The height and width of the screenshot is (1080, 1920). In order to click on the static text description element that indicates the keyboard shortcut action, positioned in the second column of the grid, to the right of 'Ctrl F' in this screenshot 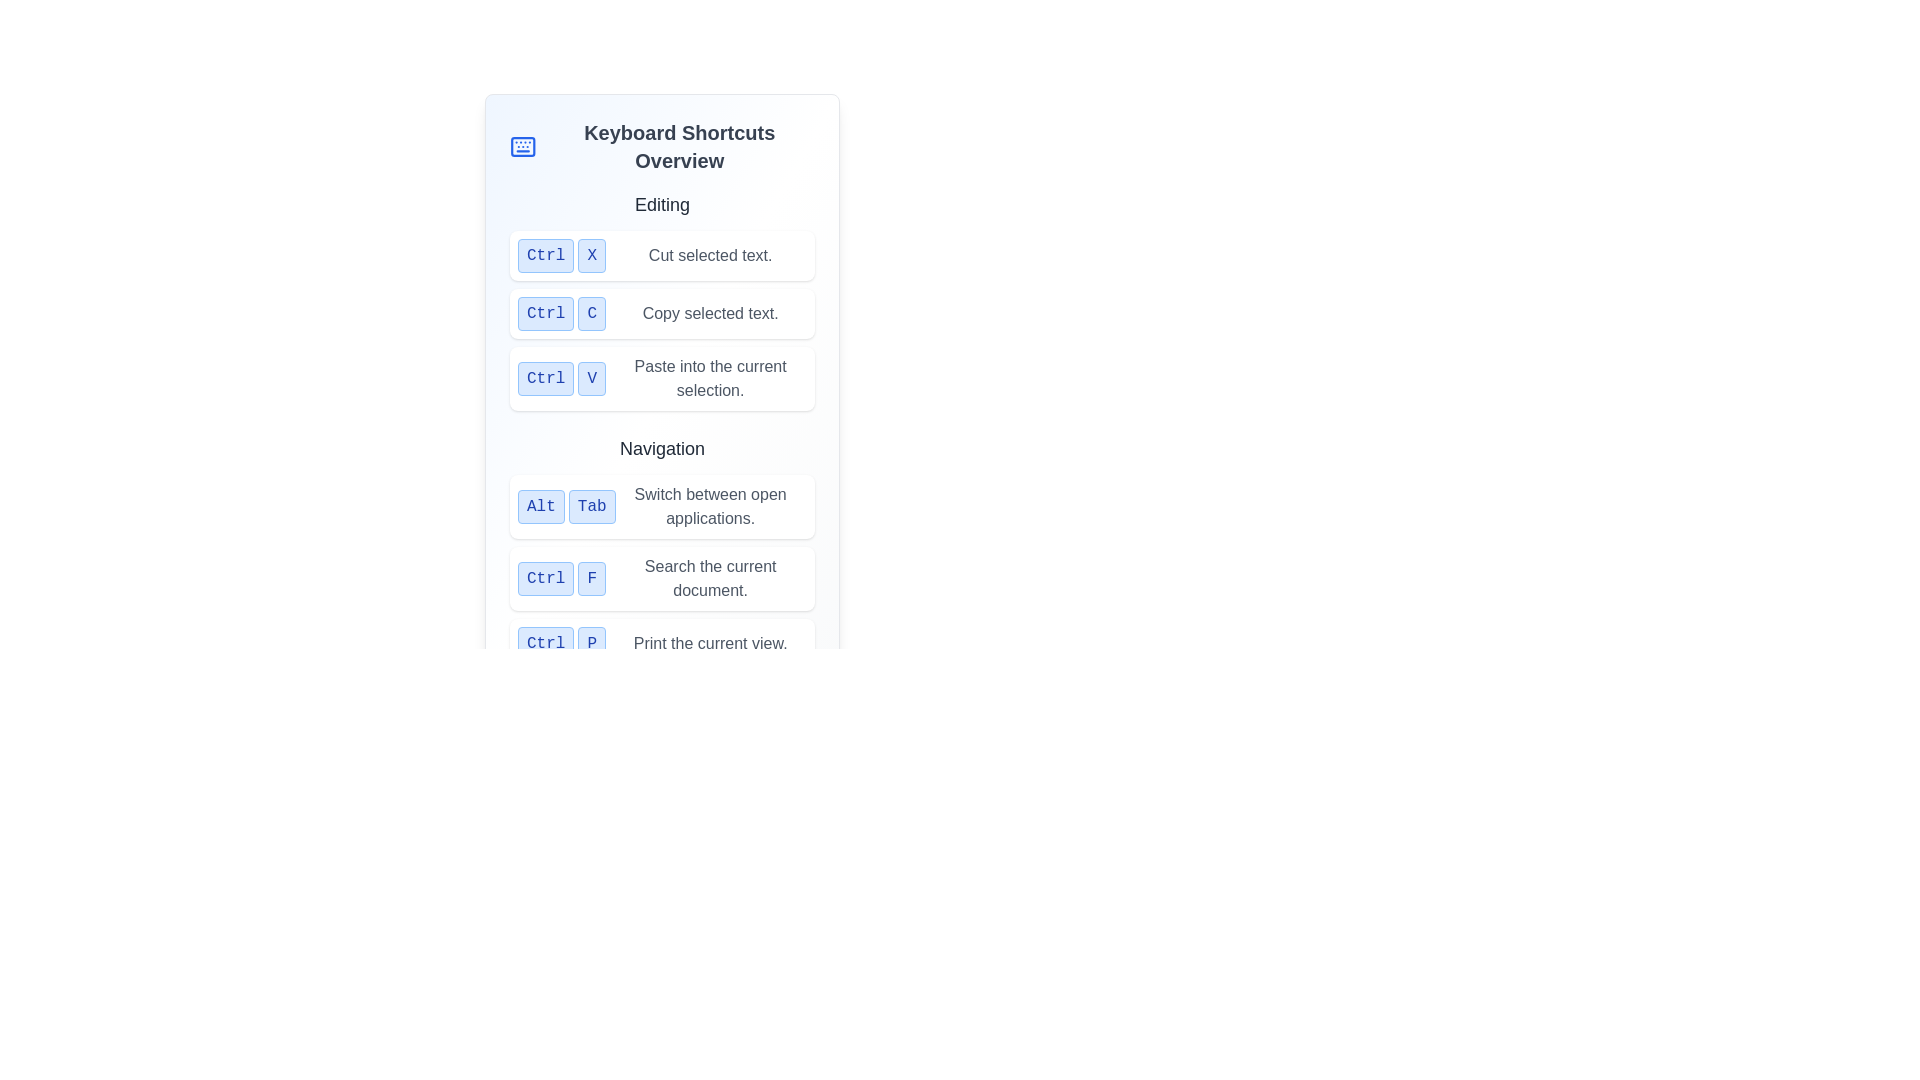, I will do `click(710, 578)`.